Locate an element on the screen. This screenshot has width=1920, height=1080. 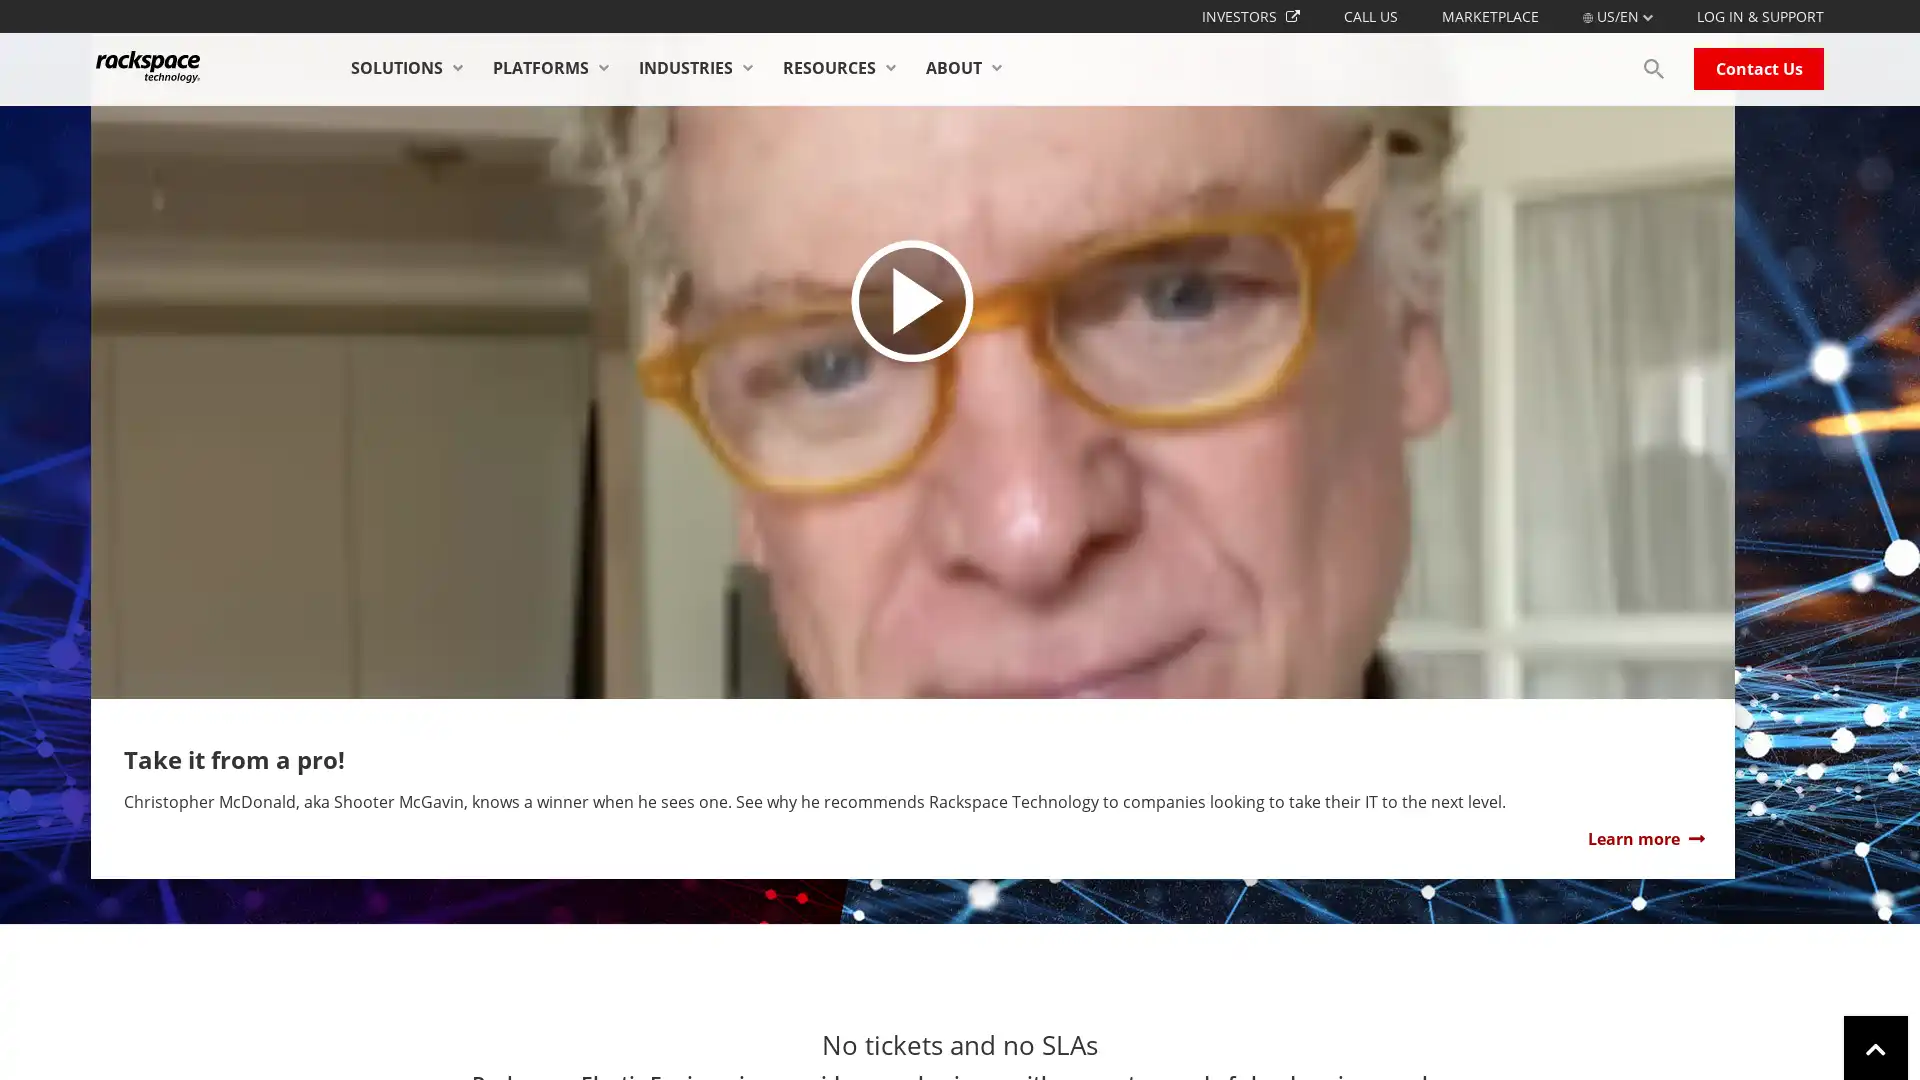
Accept Cookies is located at coordinates (1595, 1036).